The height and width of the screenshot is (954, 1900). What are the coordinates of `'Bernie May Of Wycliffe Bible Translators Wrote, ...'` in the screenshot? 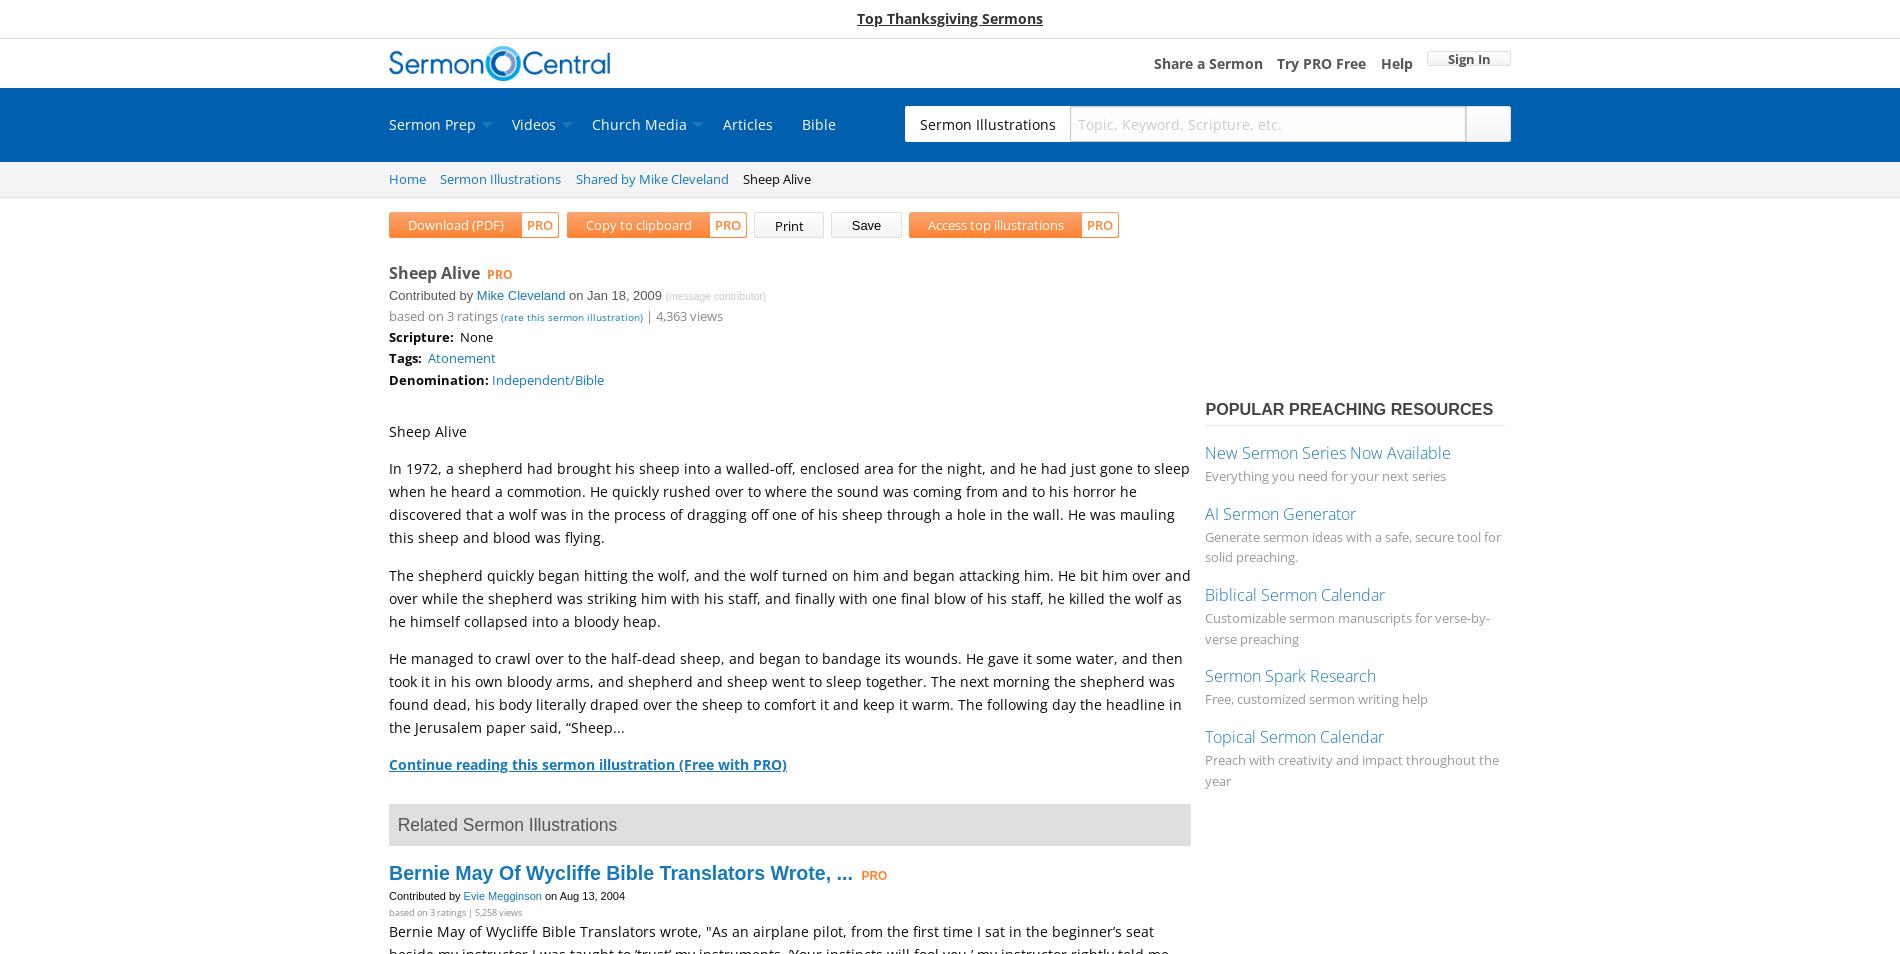 It's located at (623, 873).